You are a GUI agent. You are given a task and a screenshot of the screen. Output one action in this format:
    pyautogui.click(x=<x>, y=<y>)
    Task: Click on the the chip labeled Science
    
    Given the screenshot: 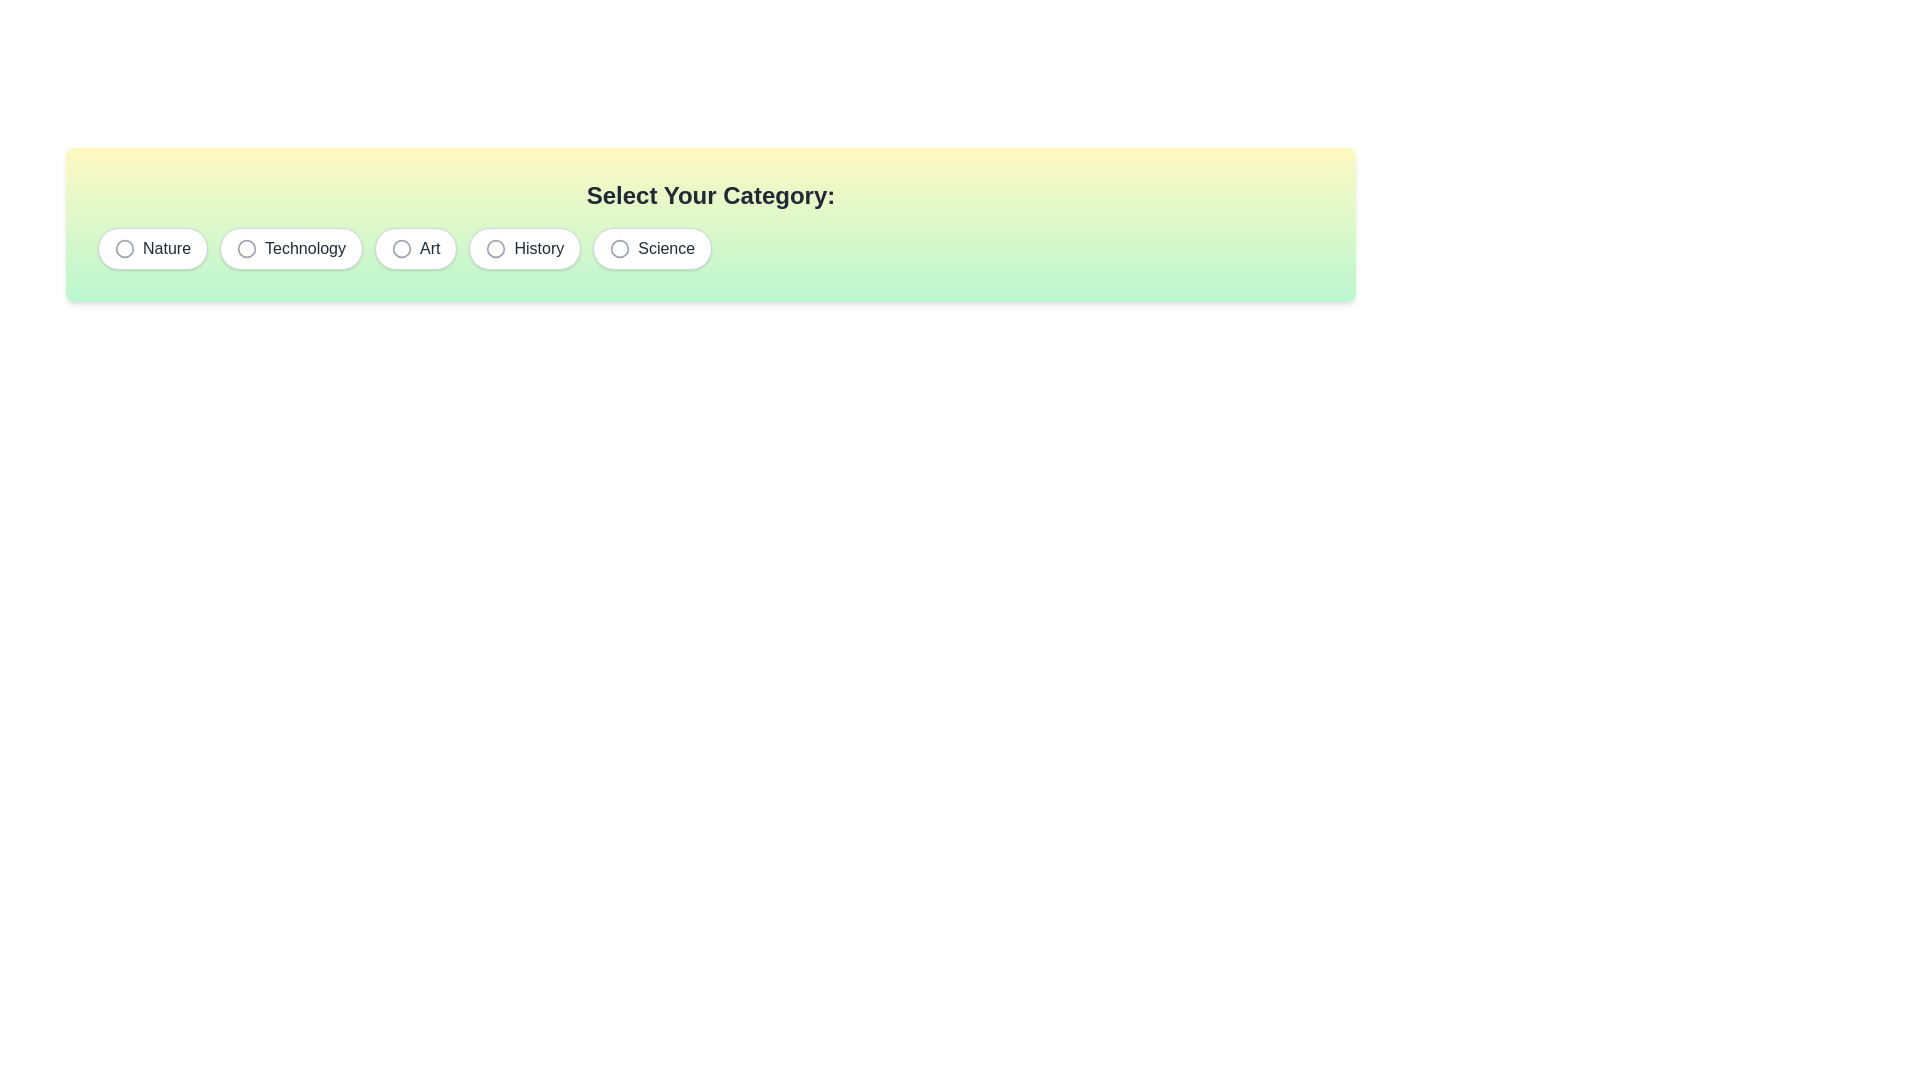 What is the action you would take?
    pyautogui.click(x=652, y=248)
    